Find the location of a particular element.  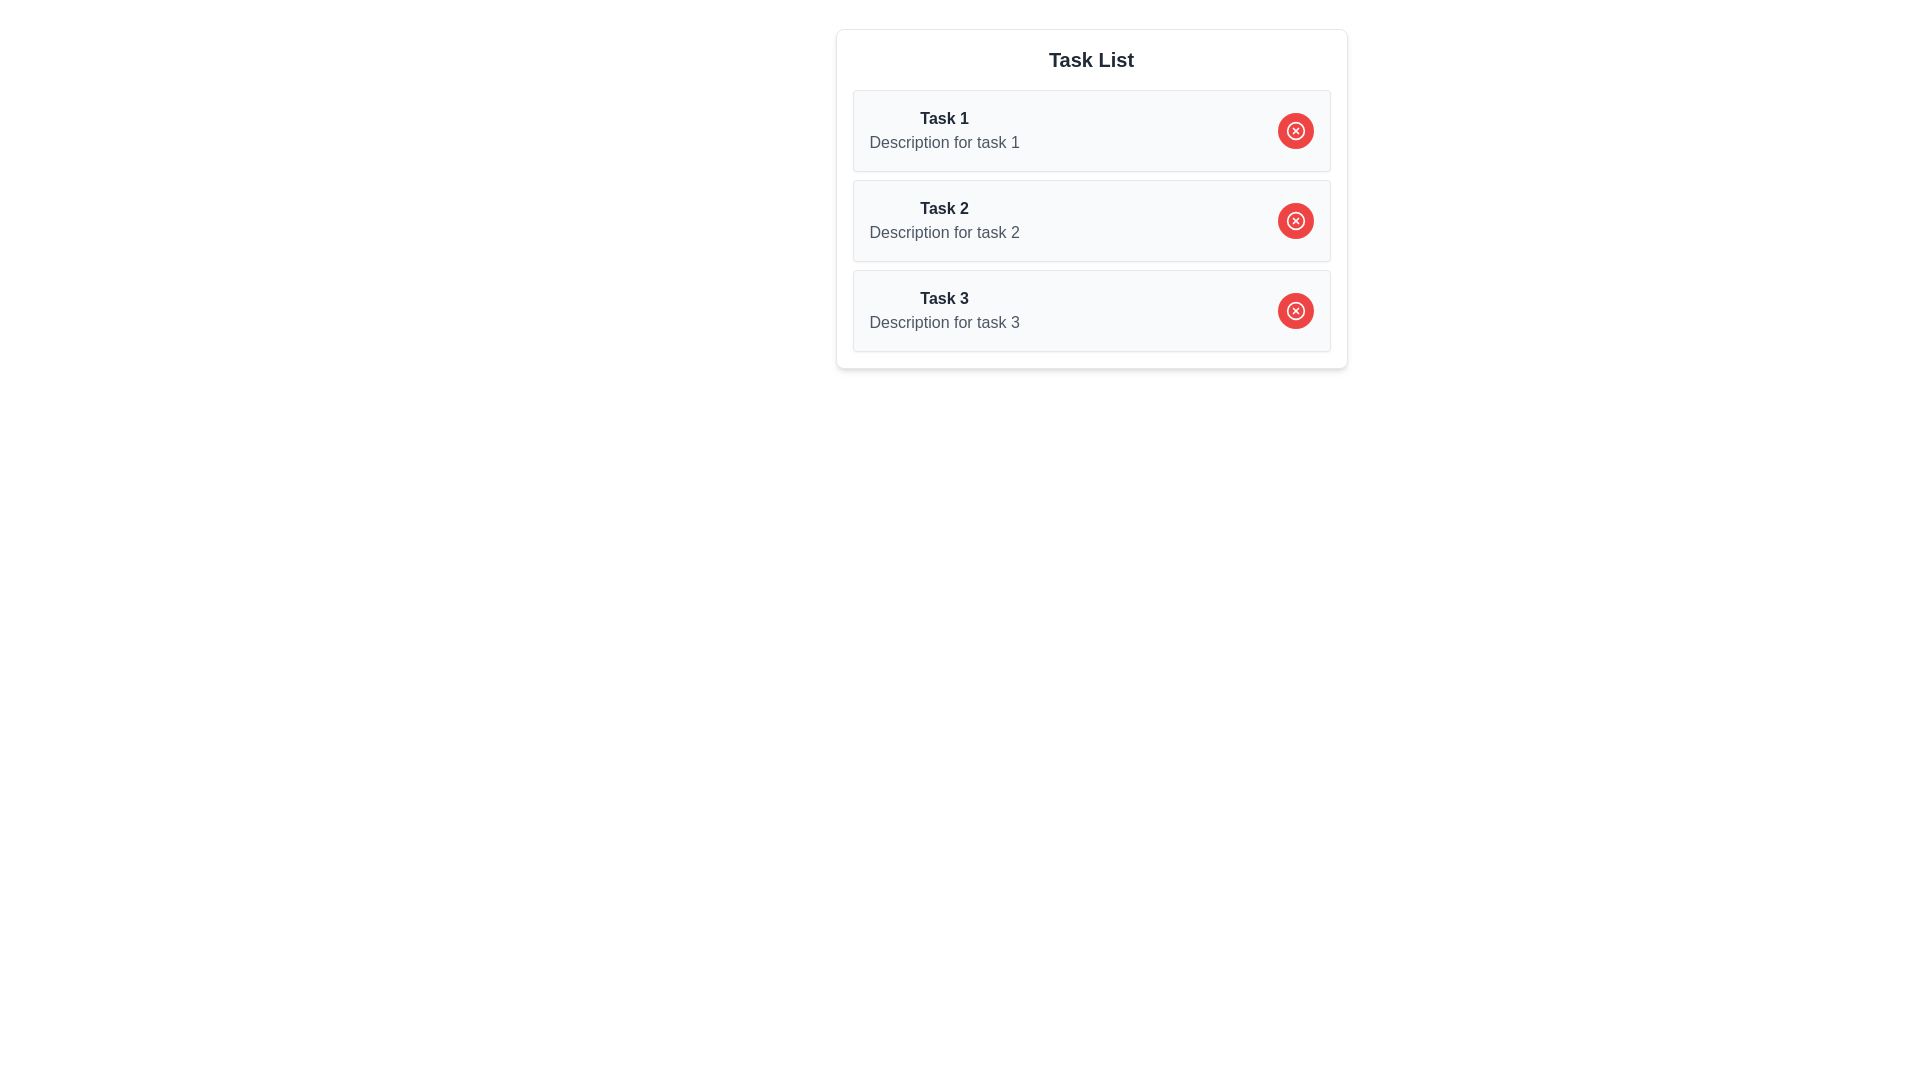

the first row element in the 'Task List' that contains the title and description for a task is located at coordinates (943, 131).